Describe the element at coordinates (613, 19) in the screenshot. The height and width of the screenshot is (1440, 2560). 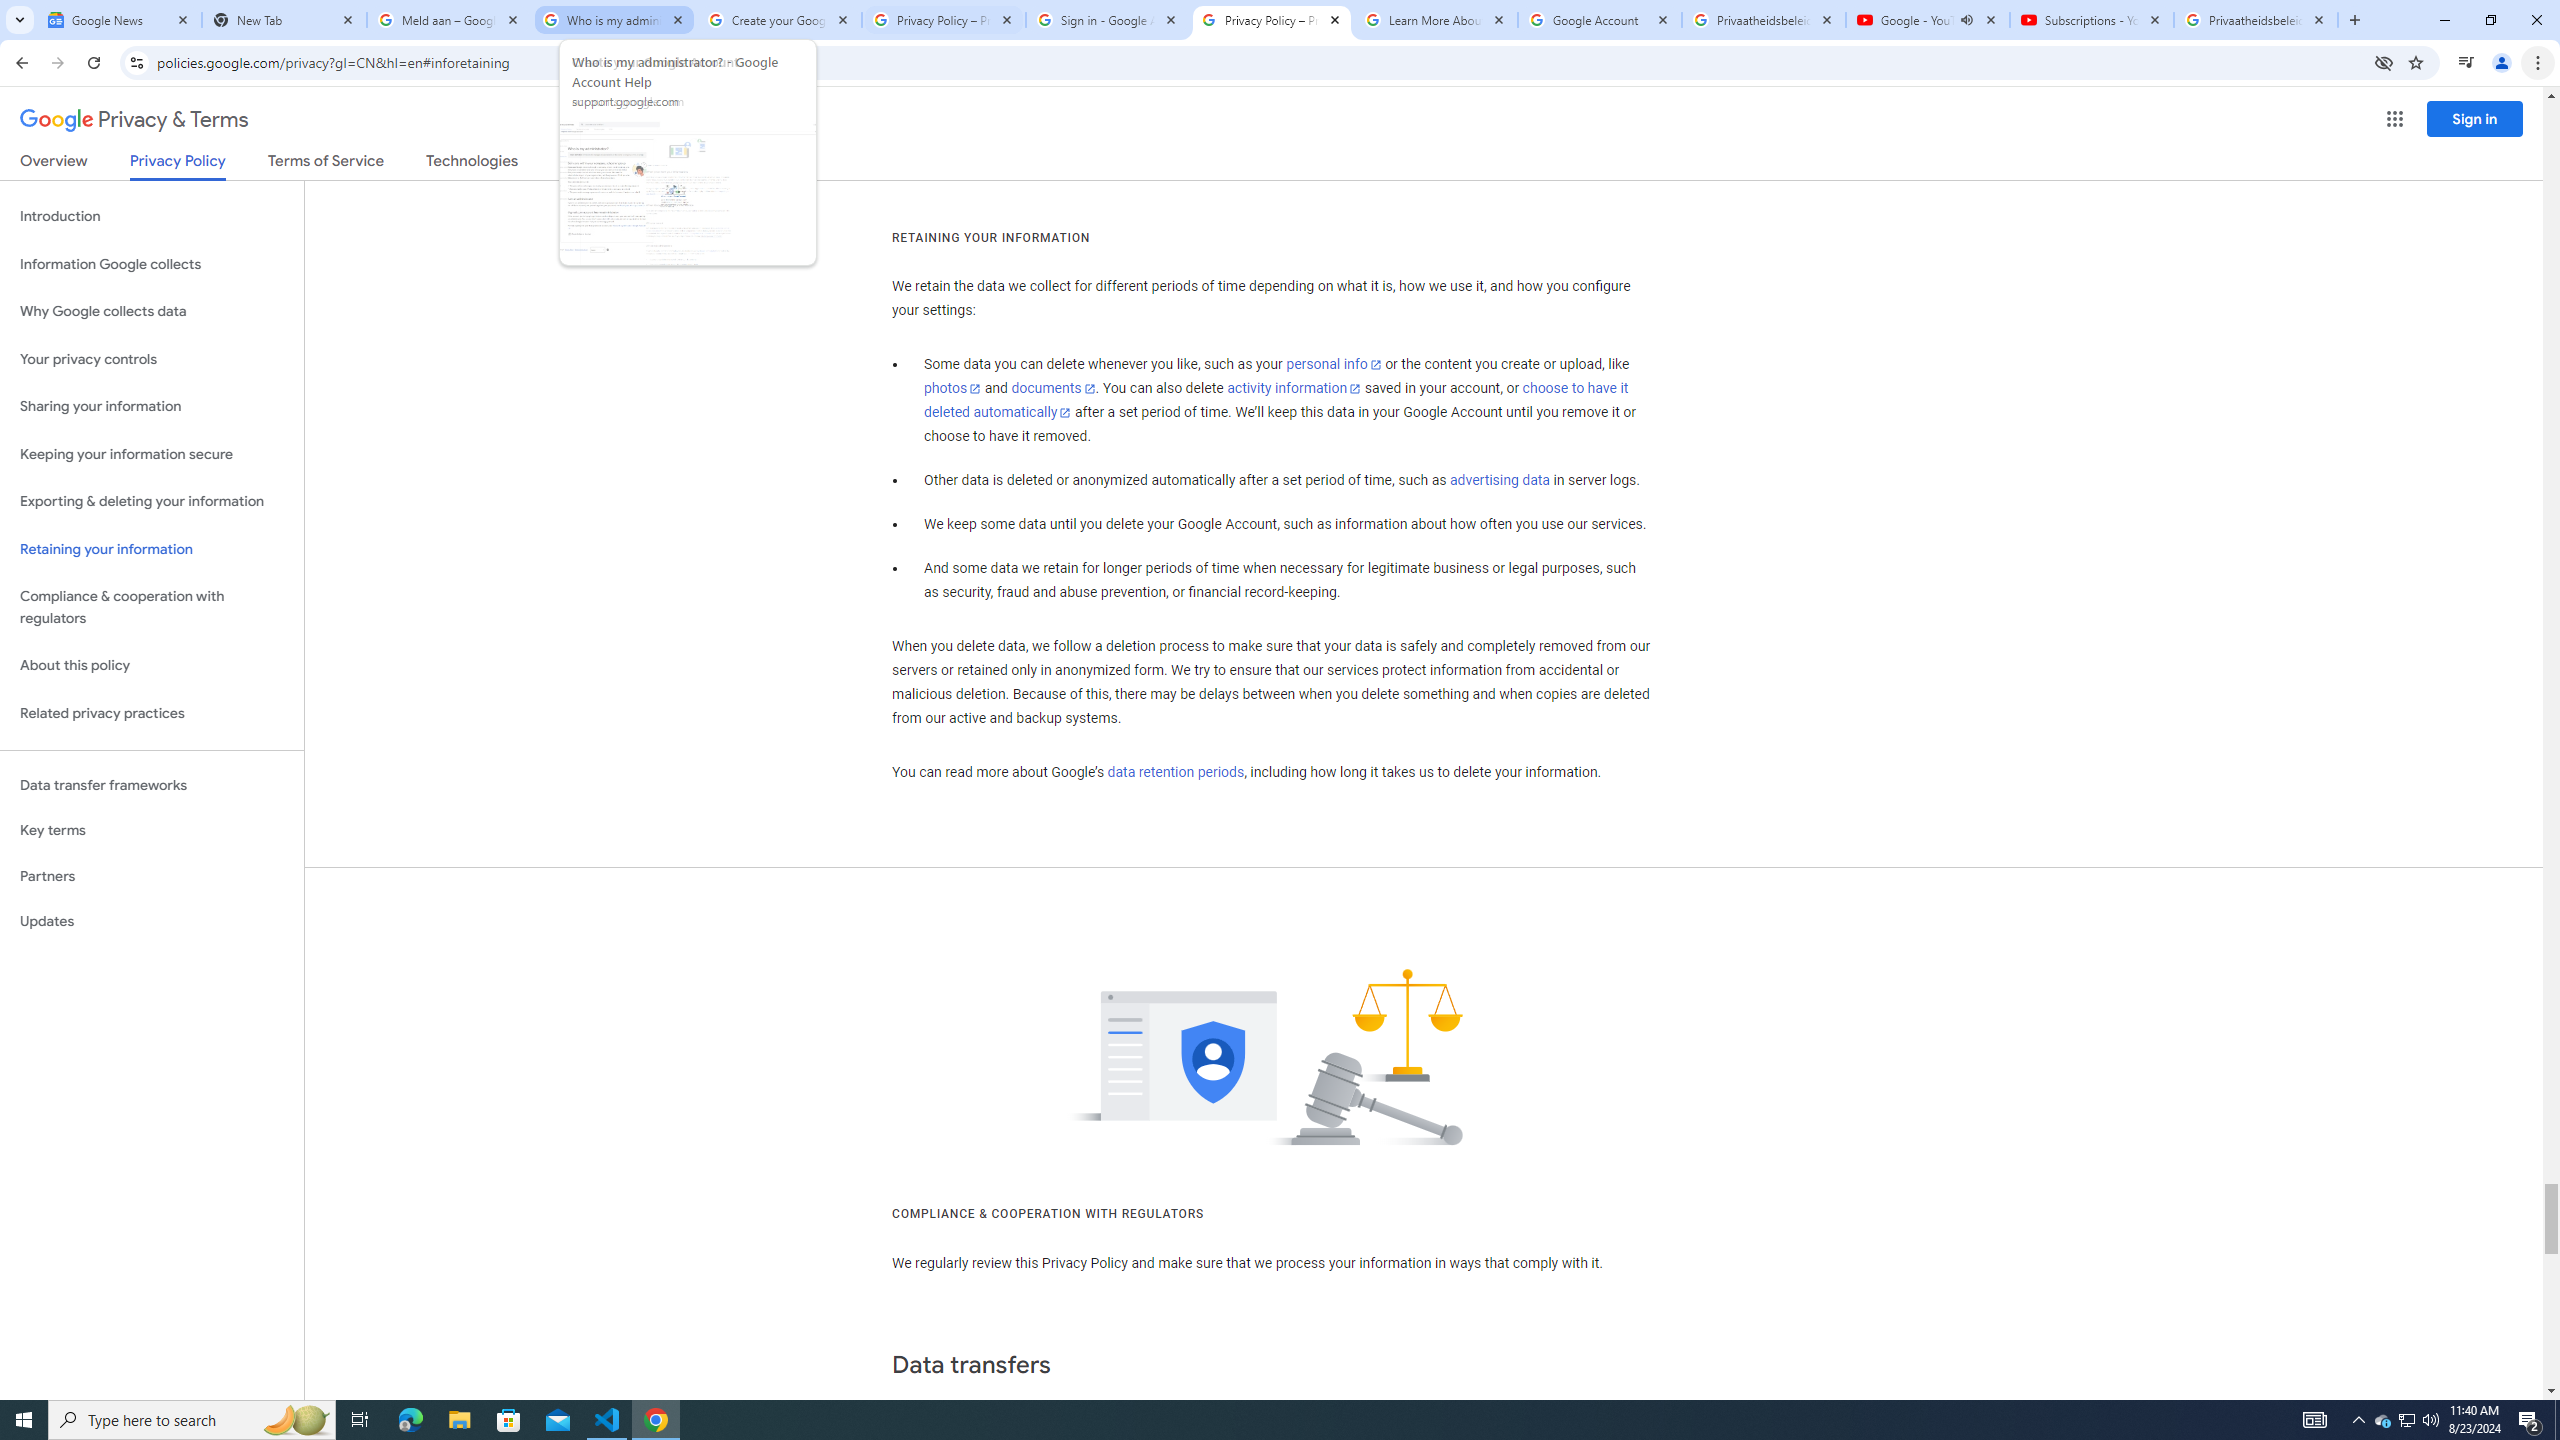
I see `'Who is my administrator? - Google Account Help'` at that location.